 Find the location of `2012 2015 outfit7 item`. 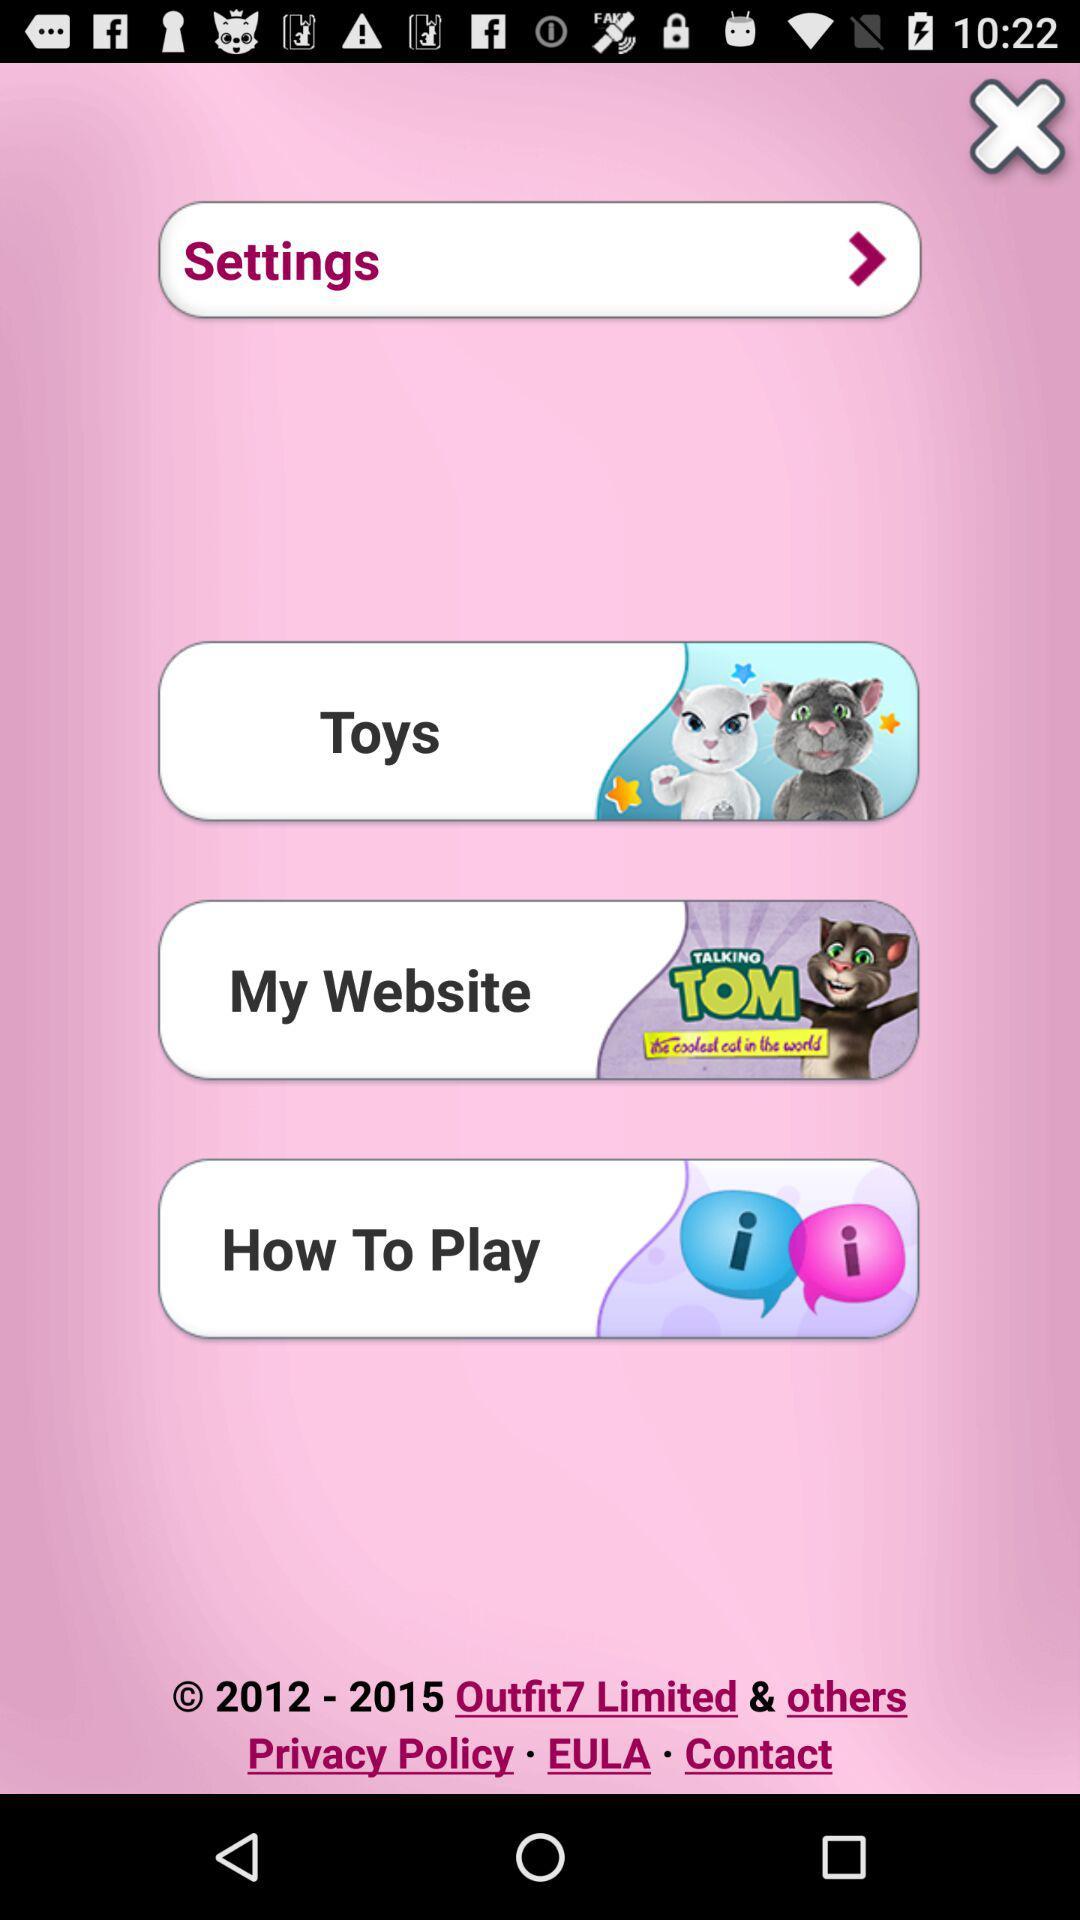

2012 2015 outfit7 item is located at coordinates (538, 1693).